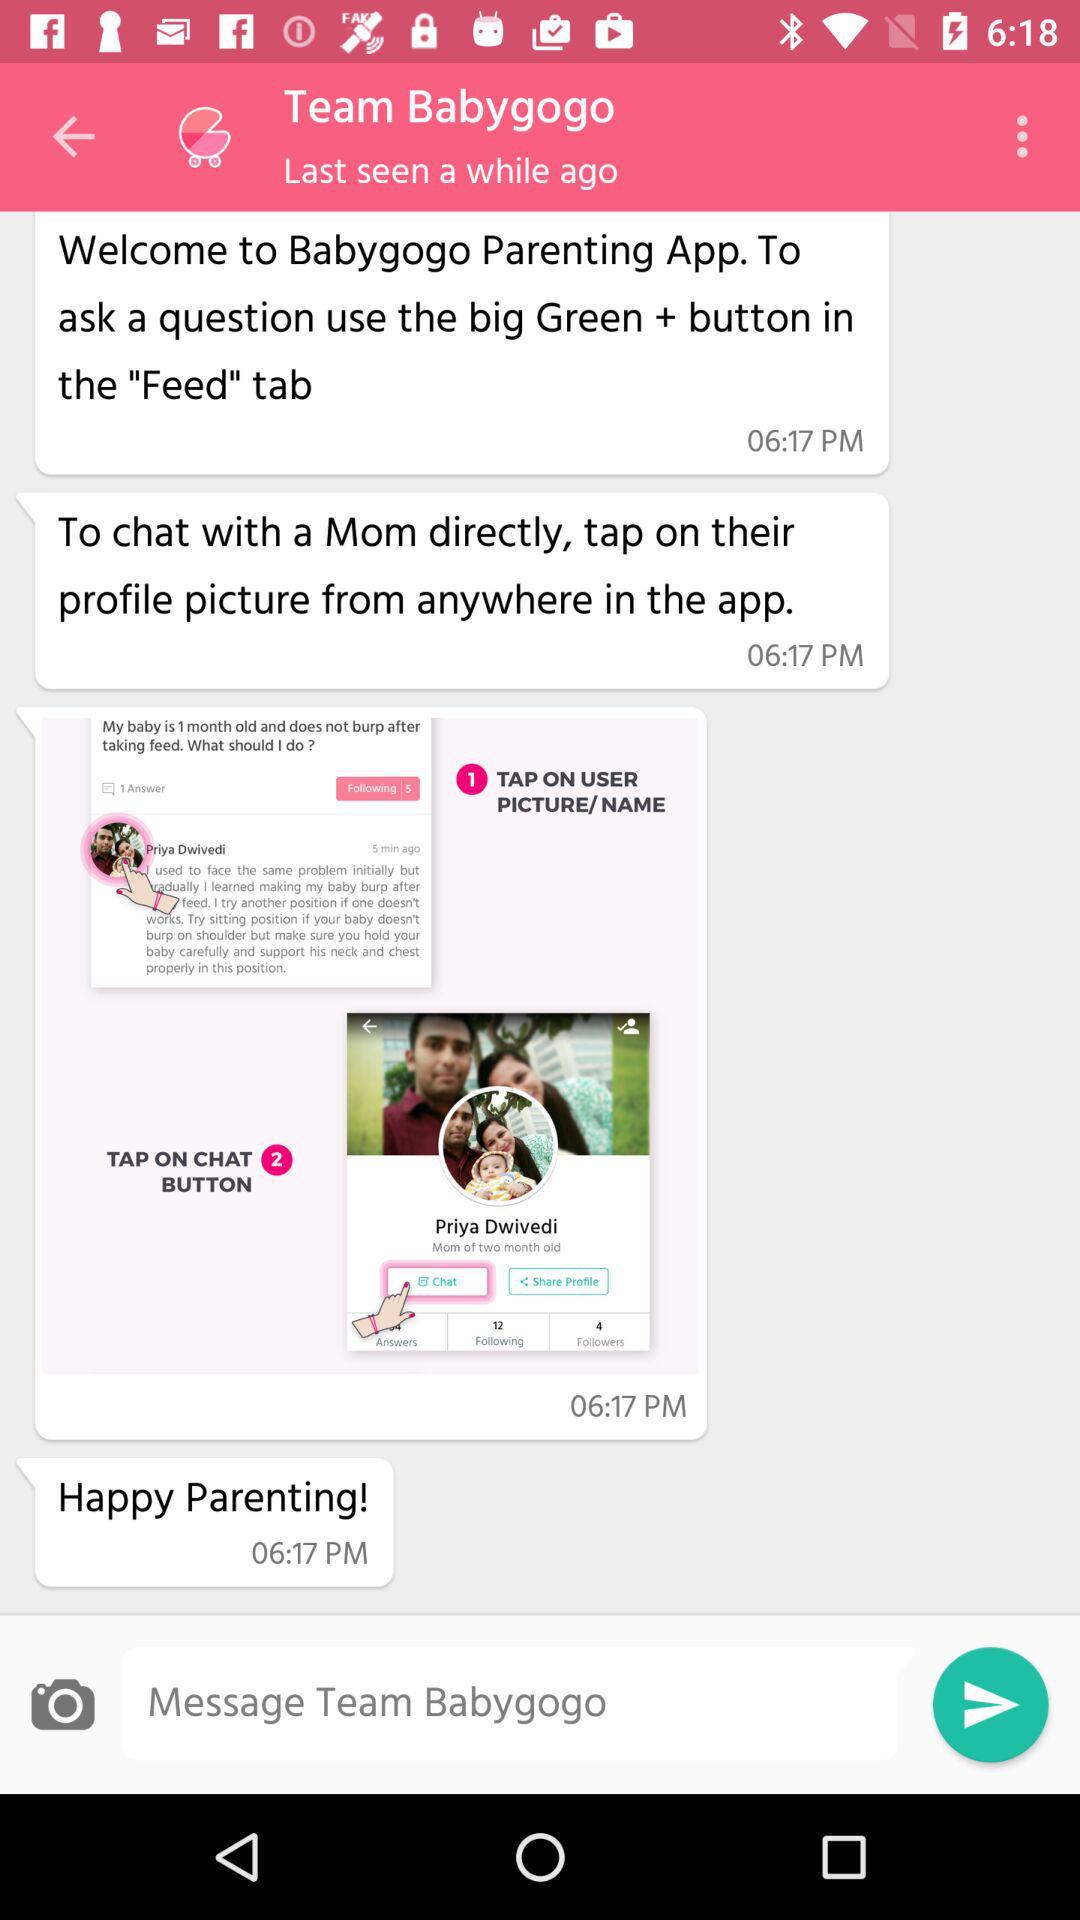 This screenshot has width=1080, height=1920. Describe the element at coordinates (990, 1703) in the screenshot. I see `item at the bottom right corner` at that location.